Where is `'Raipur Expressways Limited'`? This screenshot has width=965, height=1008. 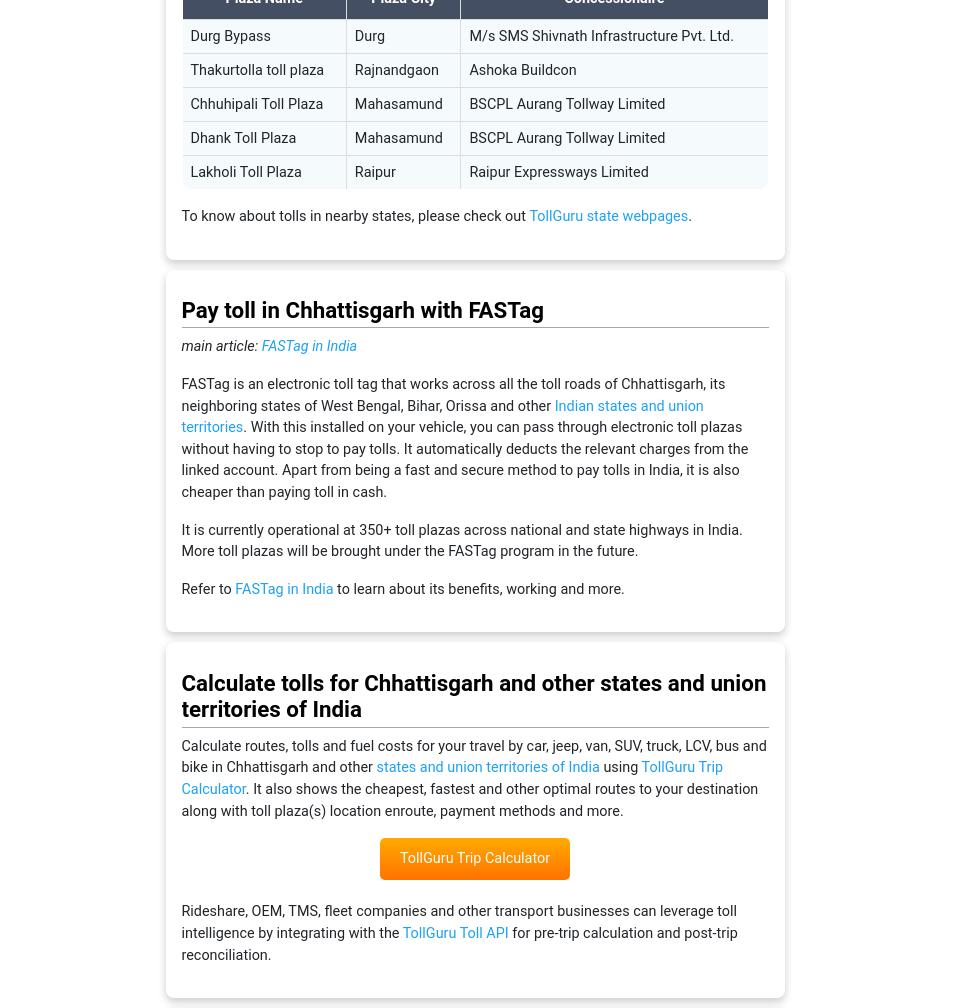 'Raipur Expressways Limited' is located at coordinates (558, 172).